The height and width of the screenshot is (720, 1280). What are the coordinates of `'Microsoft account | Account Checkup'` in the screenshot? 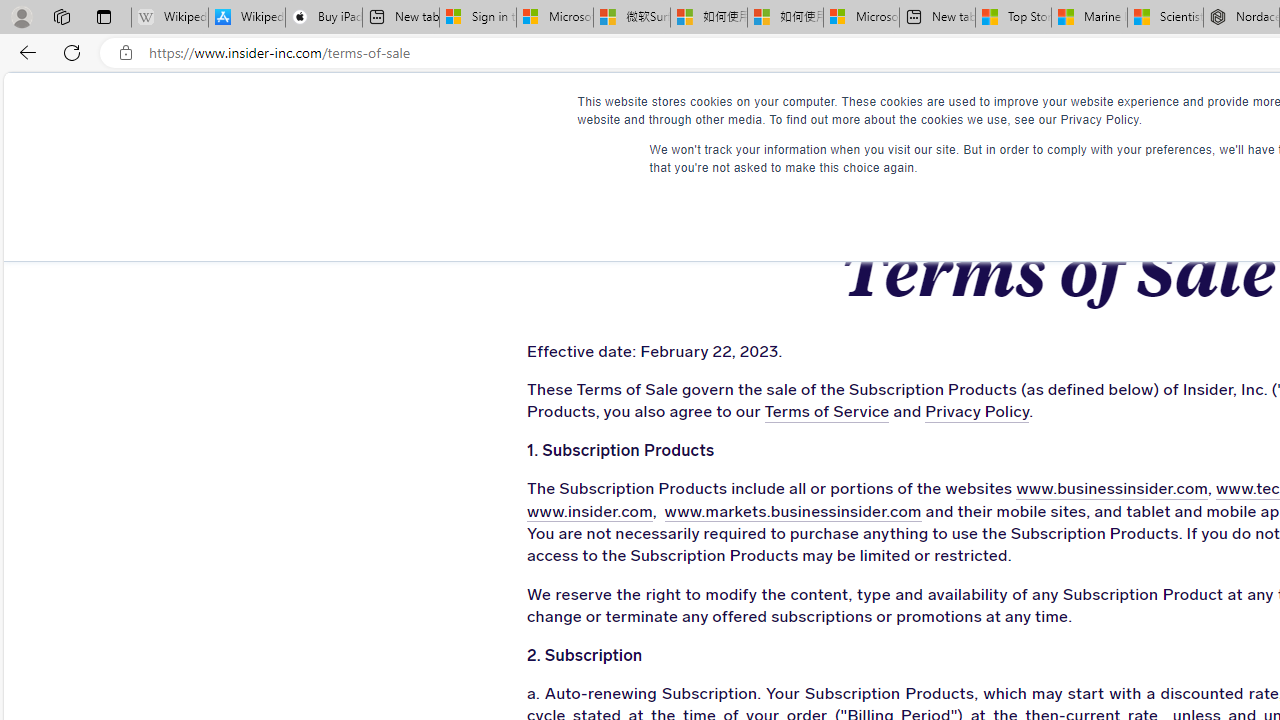 It's located at (861, 17).